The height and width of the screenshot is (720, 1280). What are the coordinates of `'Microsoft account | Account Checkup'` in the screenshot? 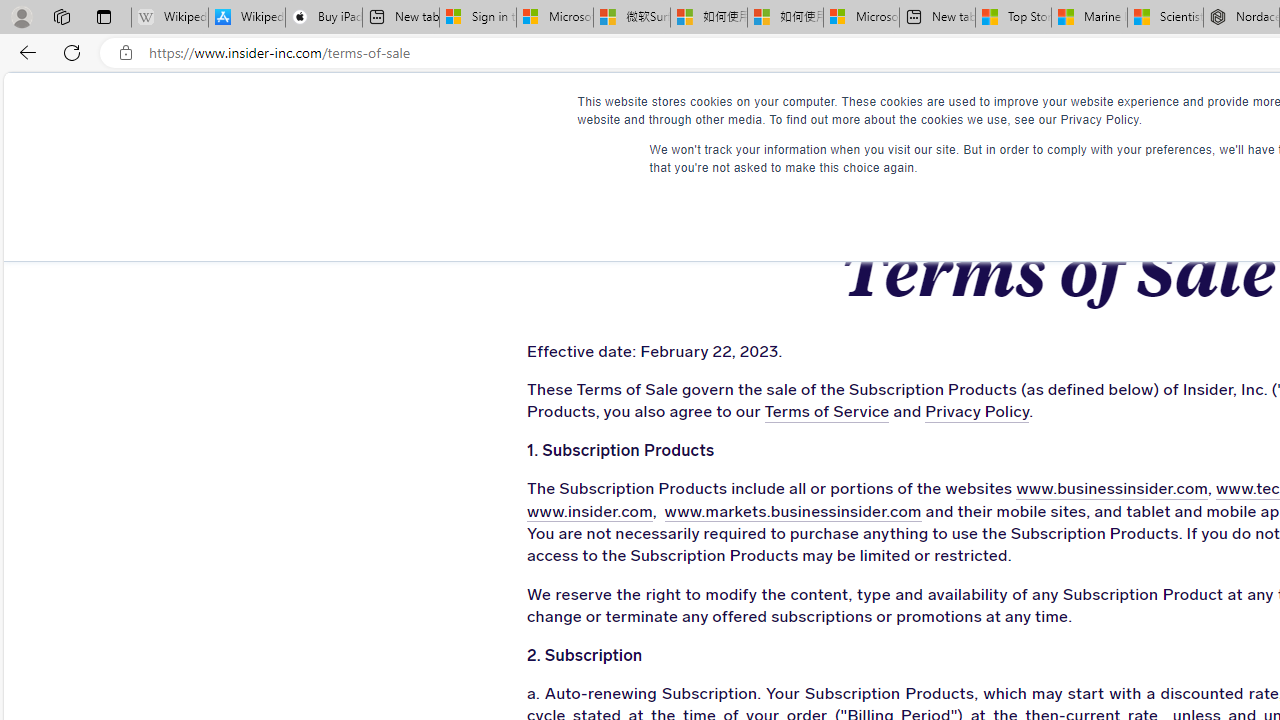 It's located at (861, 17).